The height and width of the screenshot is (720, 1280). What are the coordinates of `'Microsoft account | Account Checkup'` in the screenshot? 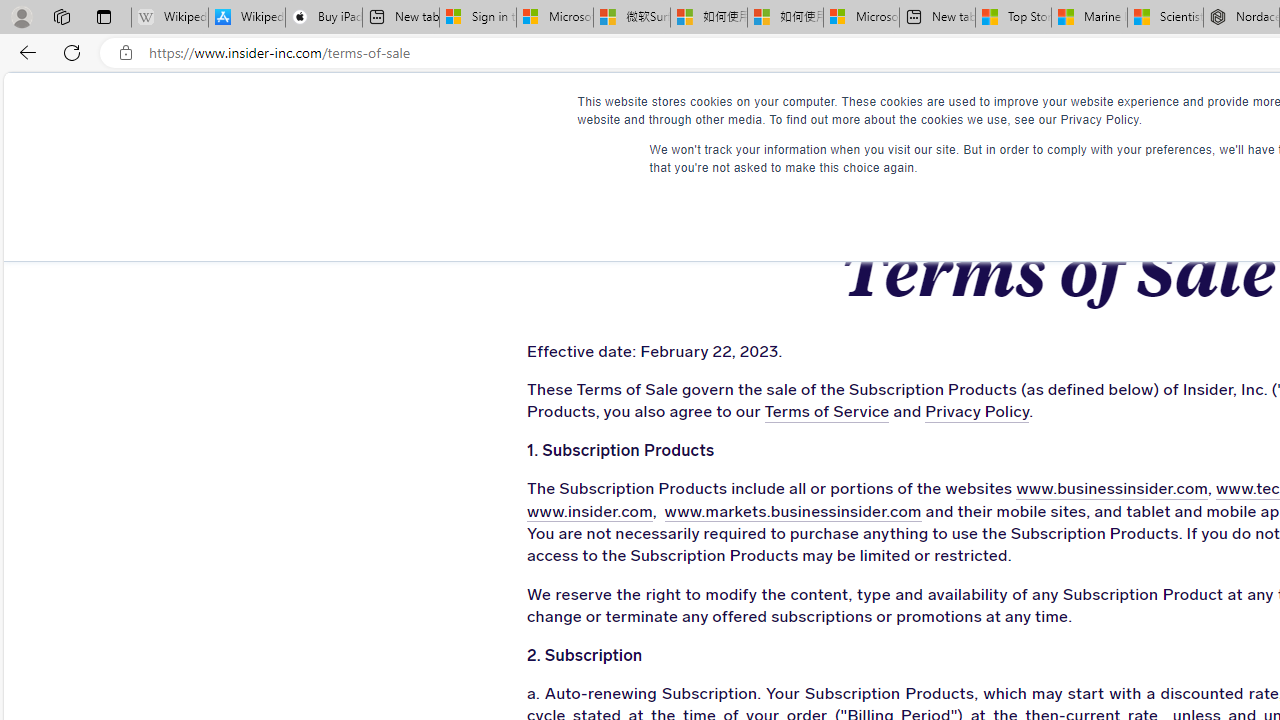 It's located at (861, 17).